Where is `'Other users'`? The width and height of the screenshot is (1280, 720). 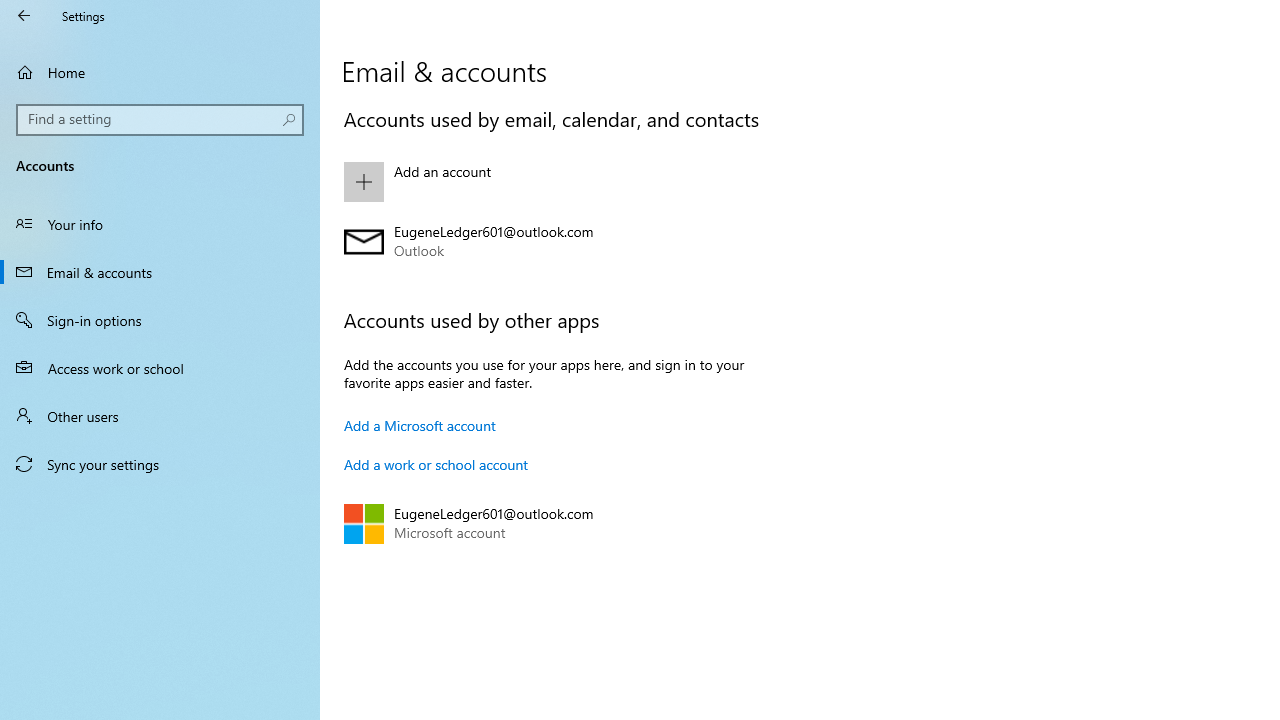 'Other users' is located at coordinates (160, 414).